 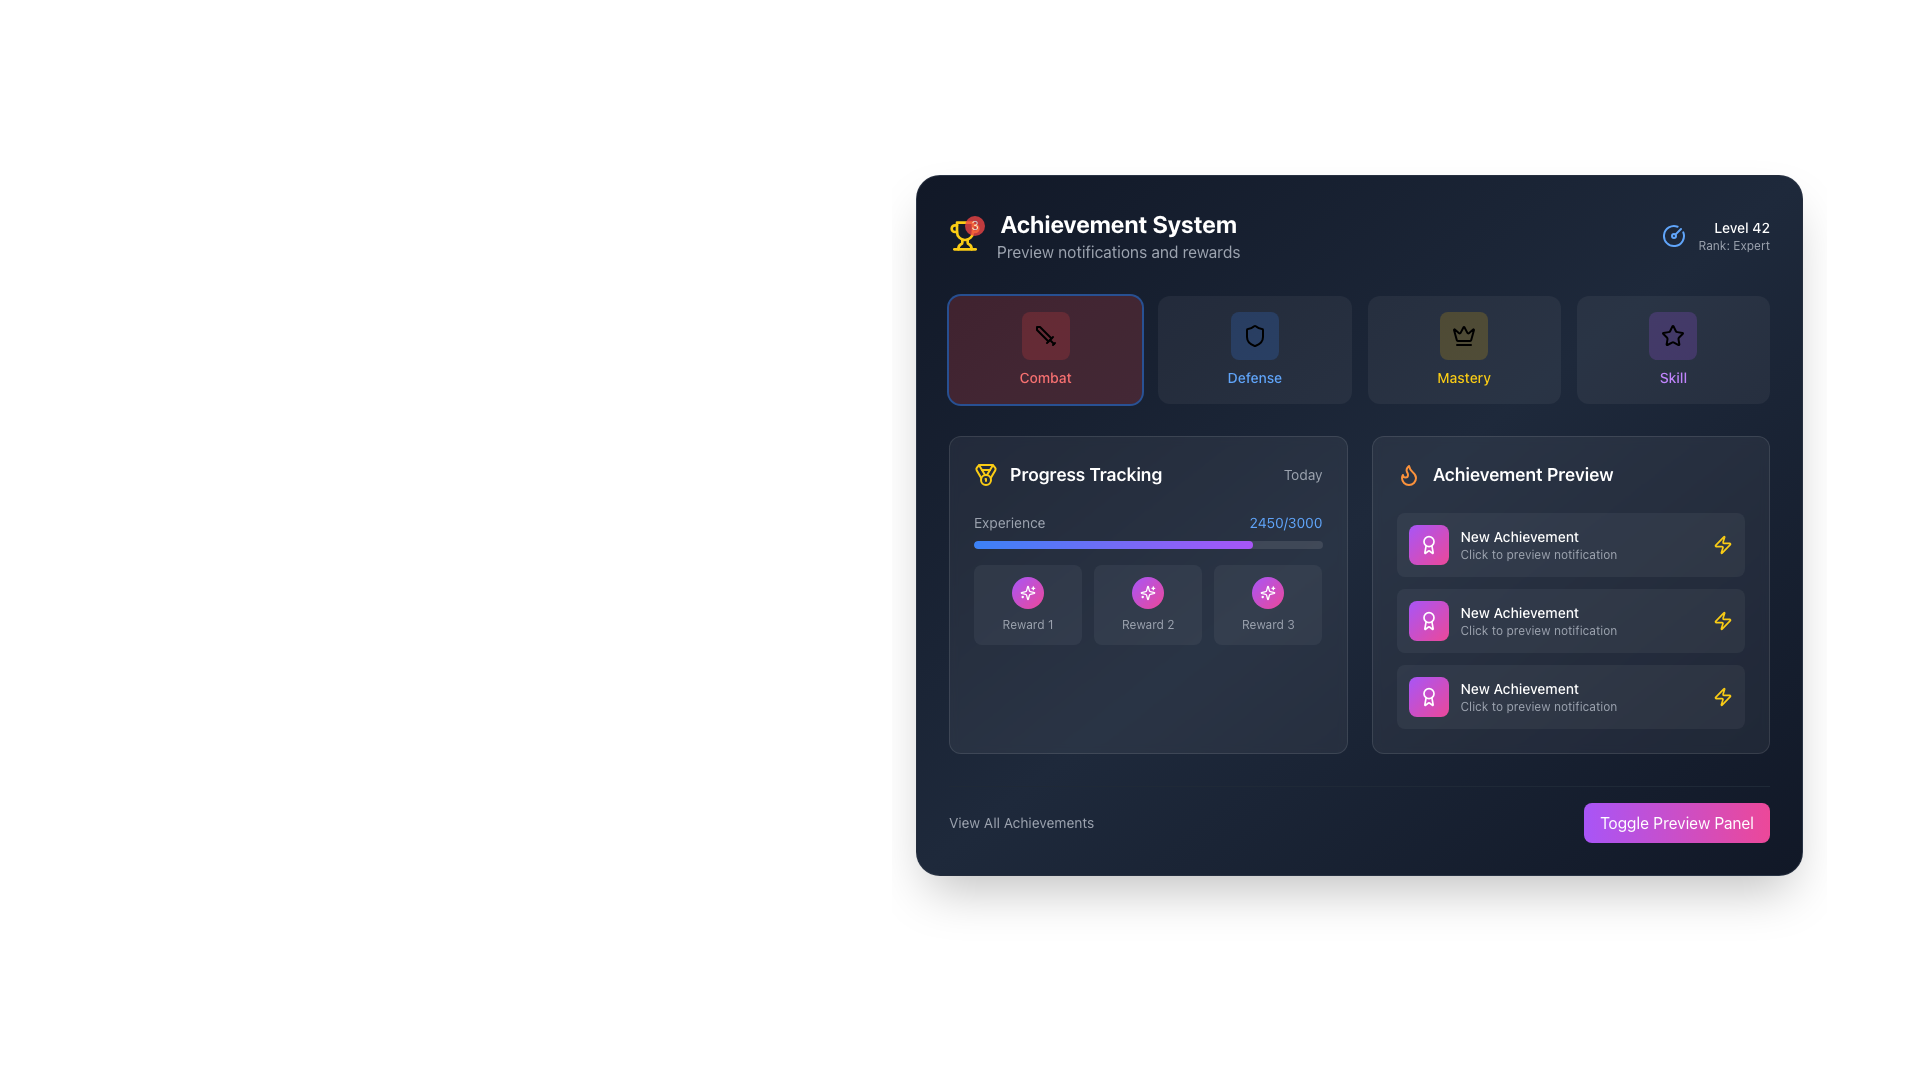 I want to click on the 'Skill' button in the top-right corner of the interface, so click(x=1673, y=349).